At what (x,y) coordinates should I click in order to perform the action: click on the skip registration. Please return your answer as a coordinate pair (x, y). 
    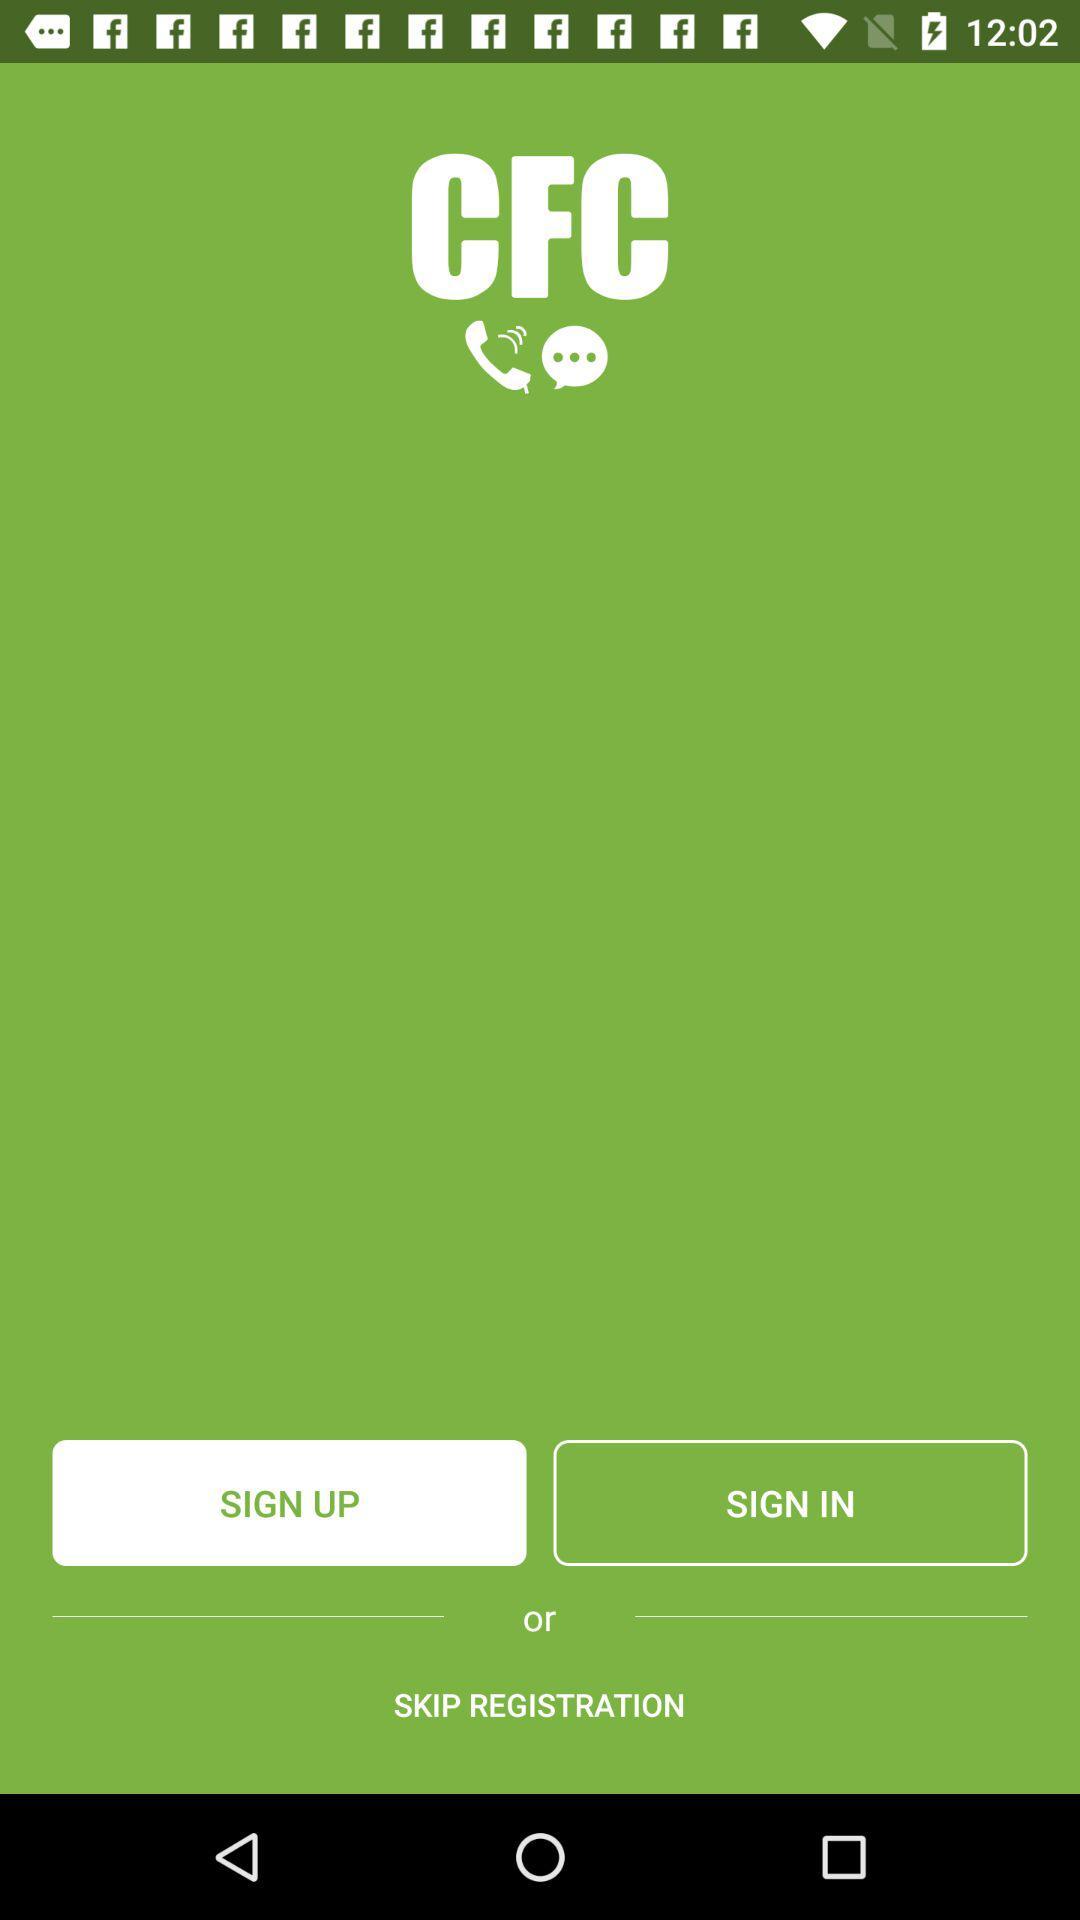
    Looking at the image, I should click on (538, 1703).